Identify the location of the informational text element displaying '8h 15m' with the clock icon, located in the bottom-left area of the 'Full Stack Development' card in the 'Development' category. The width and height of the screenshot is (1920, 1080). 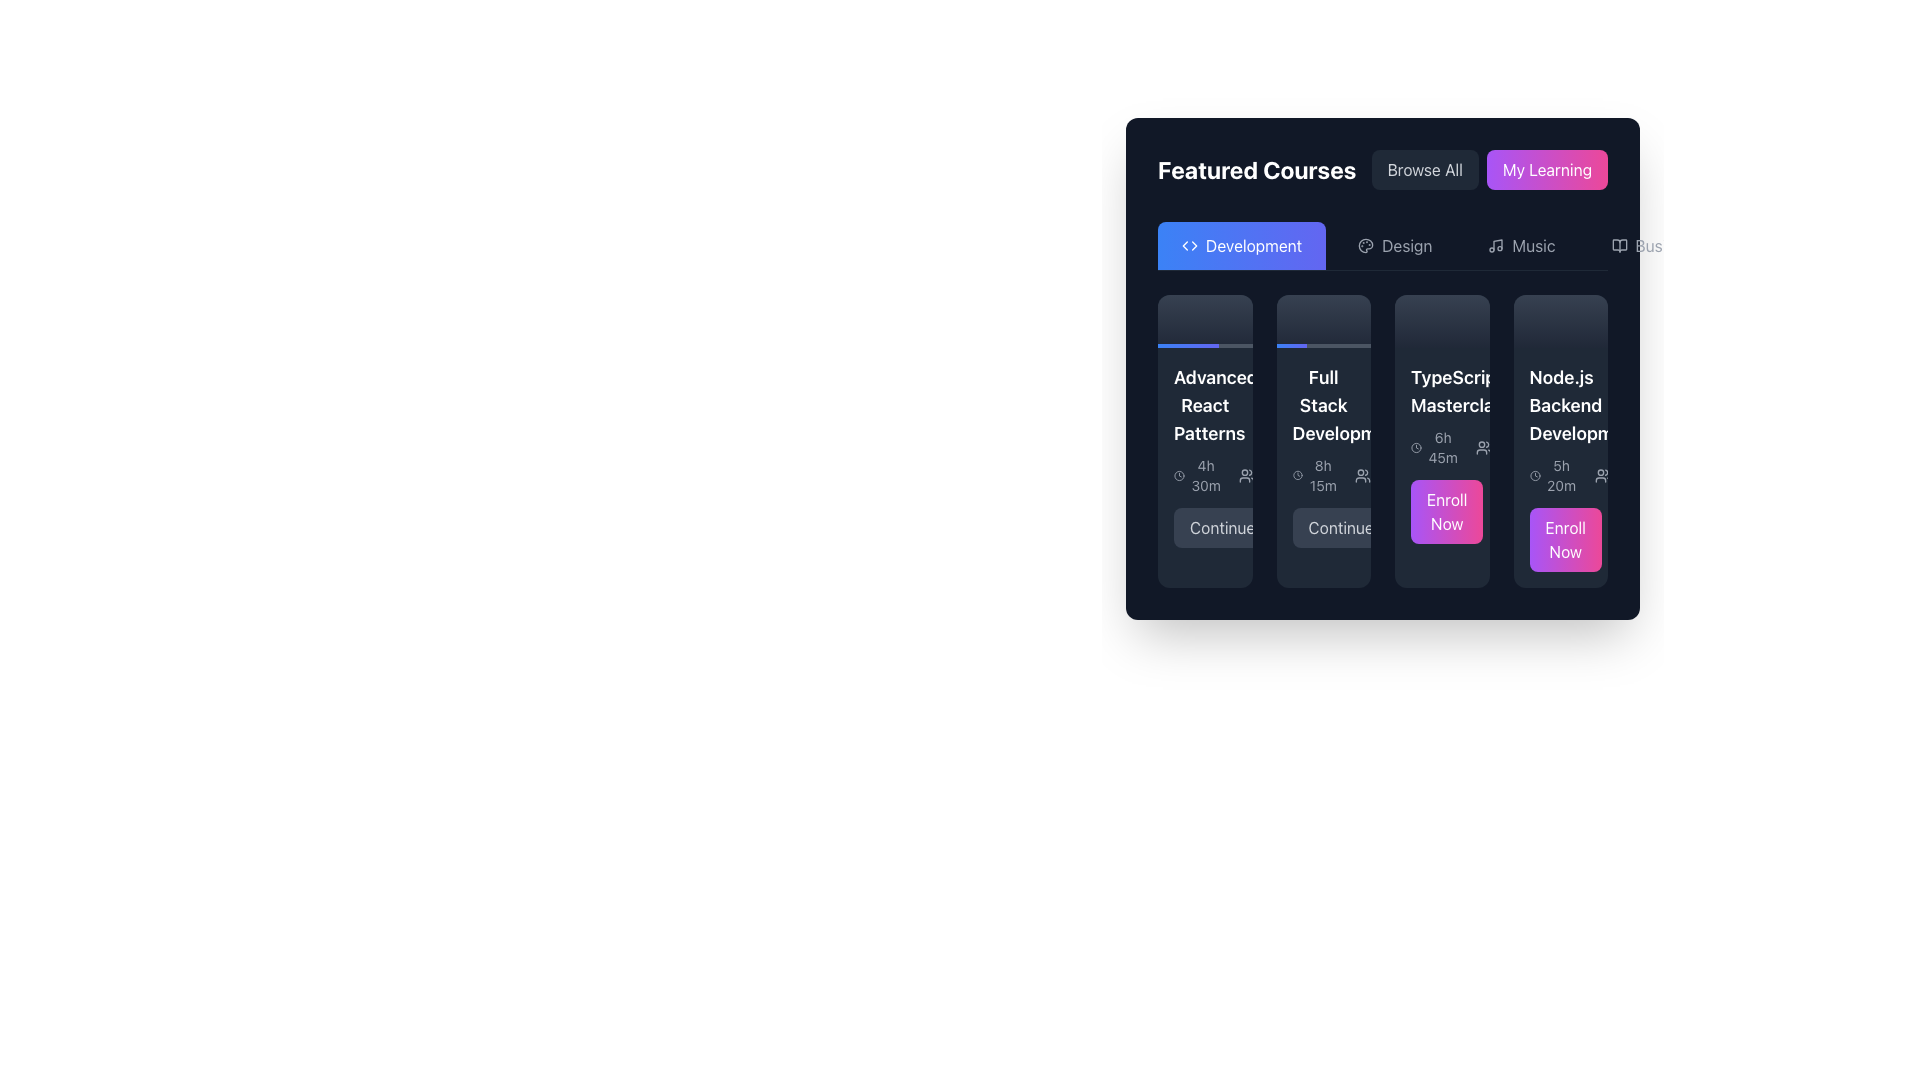
(1315, 476).